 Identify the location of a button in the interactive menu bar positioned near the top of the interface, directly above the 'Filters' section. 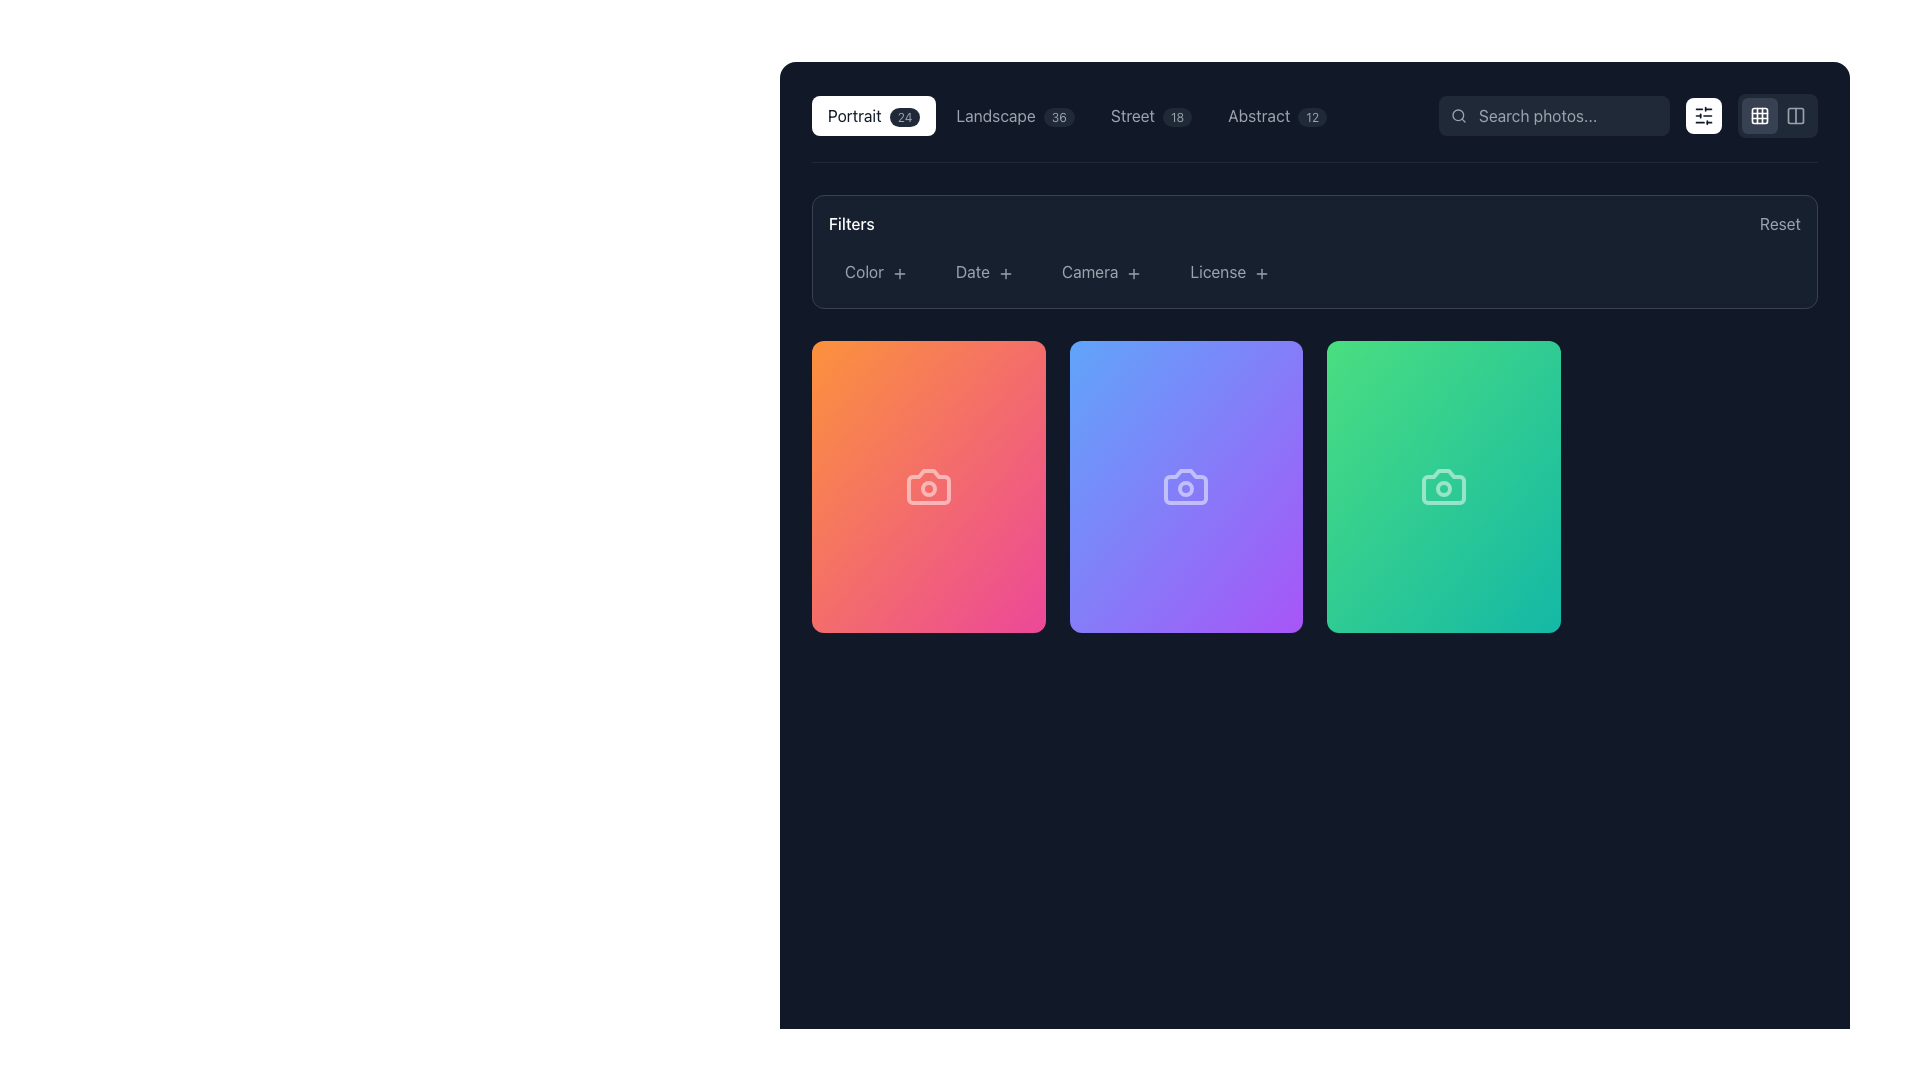
(1315, 128).